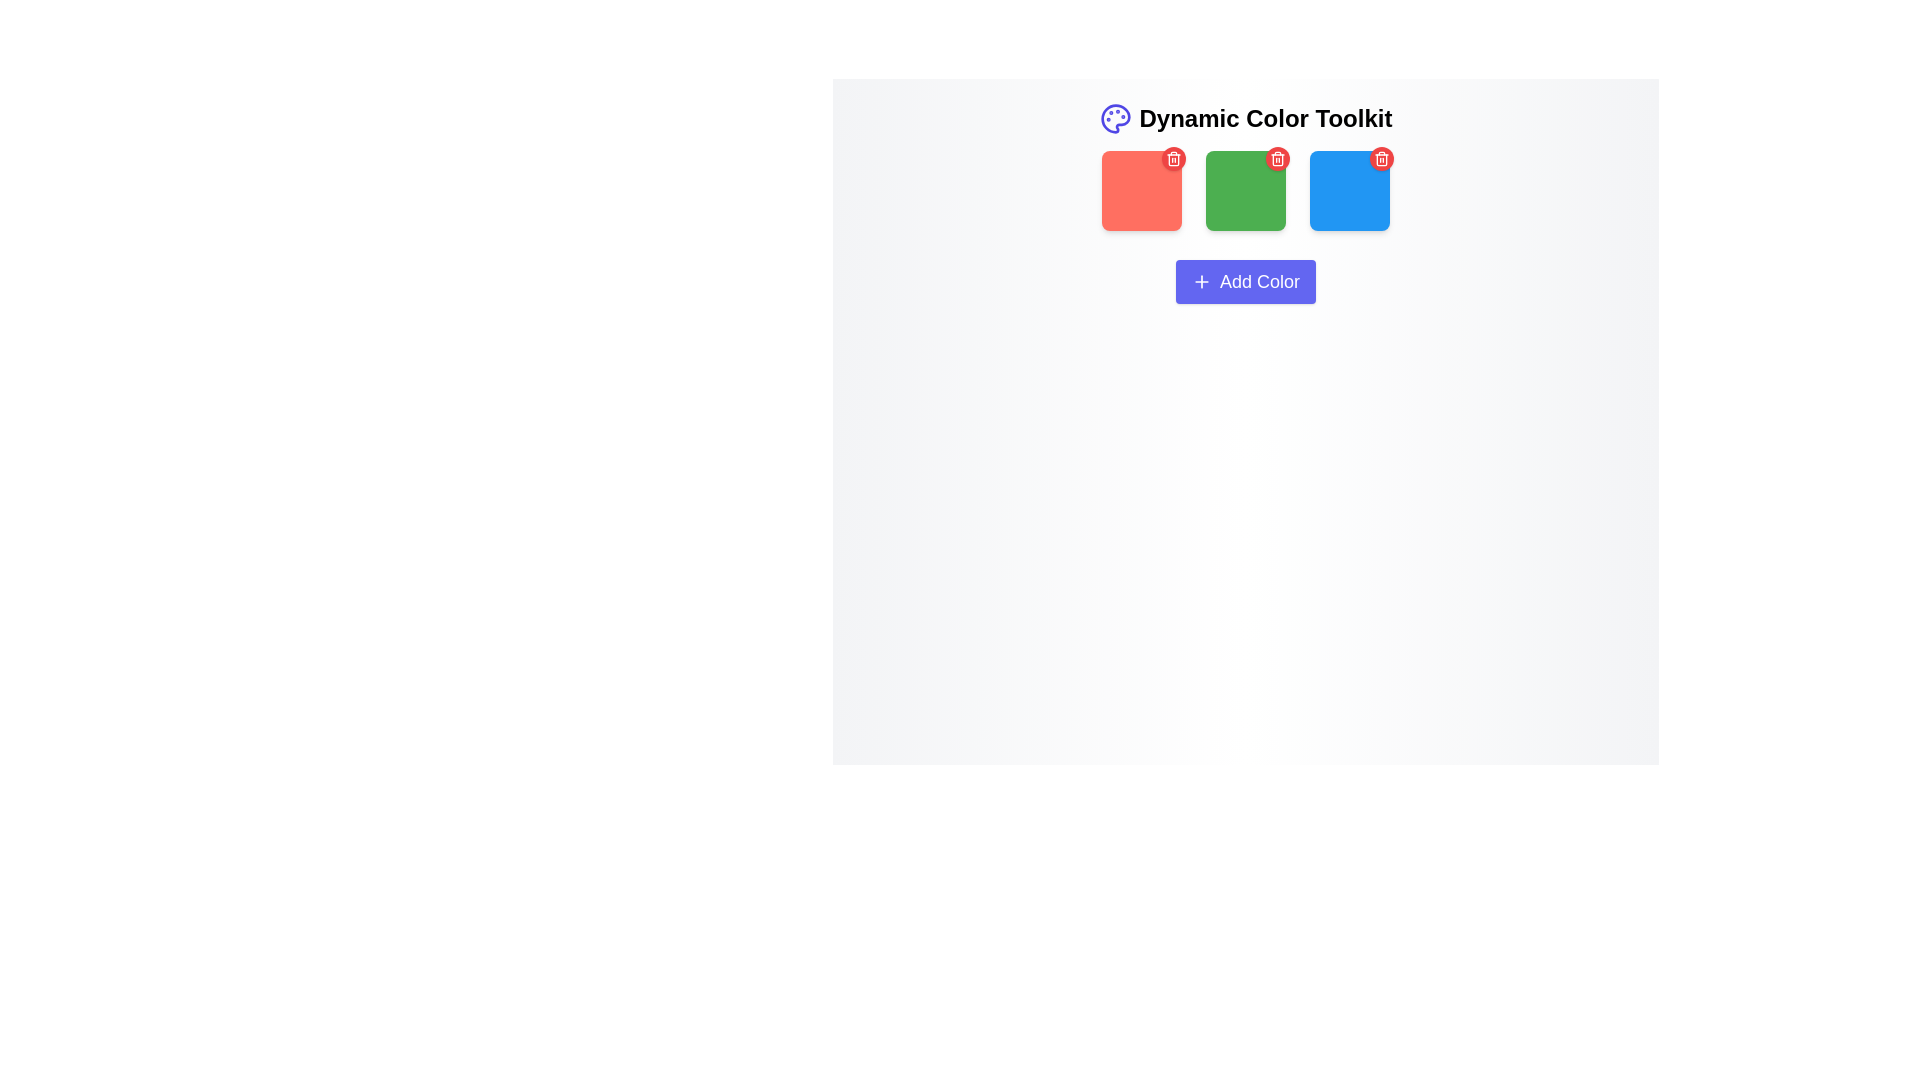 The image size is (1920, 1080). Describe the element at coordinates (1142, 191) in the screenshot. I see `the leftmost red square button in the 'Dynamic Color Toolkit' section` at that location.